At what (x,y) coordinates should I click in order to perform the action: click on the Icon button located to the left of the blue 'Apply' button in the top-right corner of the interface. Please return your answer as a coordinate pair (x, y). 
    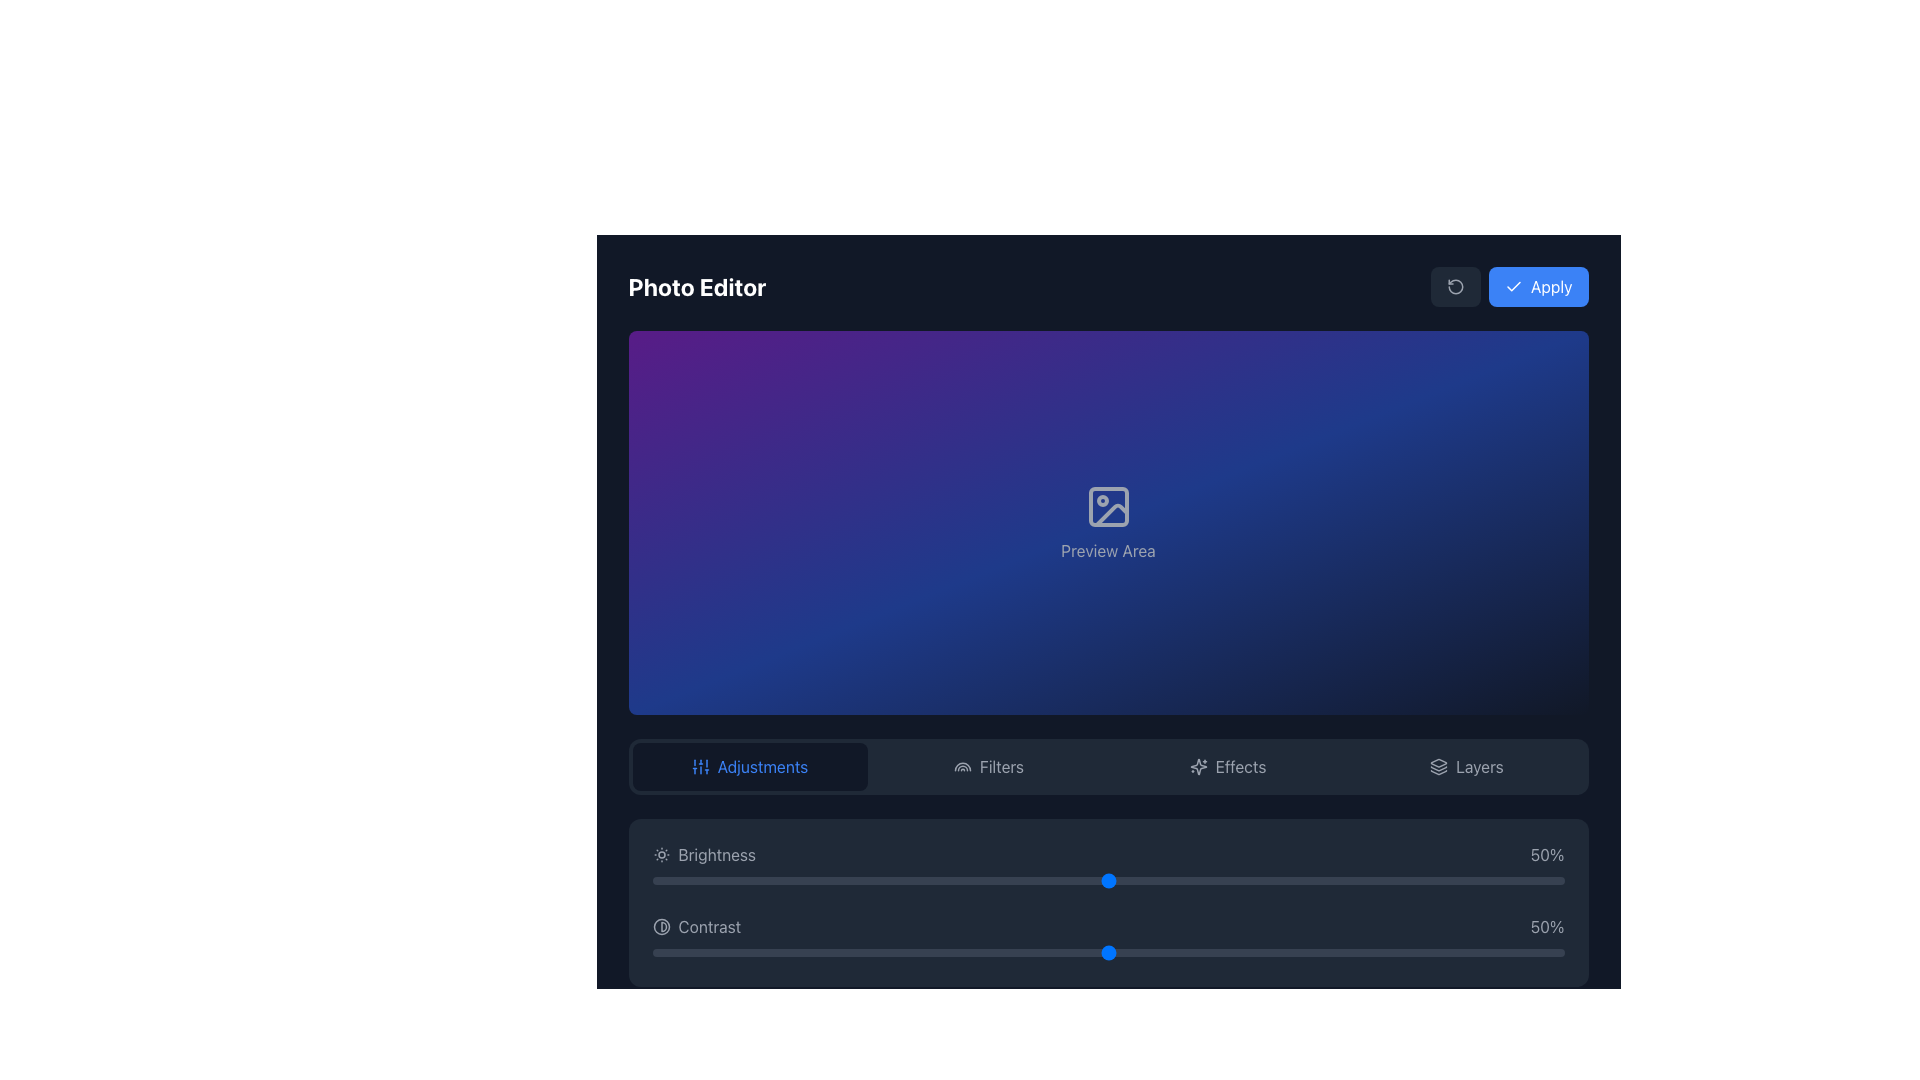
    Looking at the image, I should click on (1455, 286).